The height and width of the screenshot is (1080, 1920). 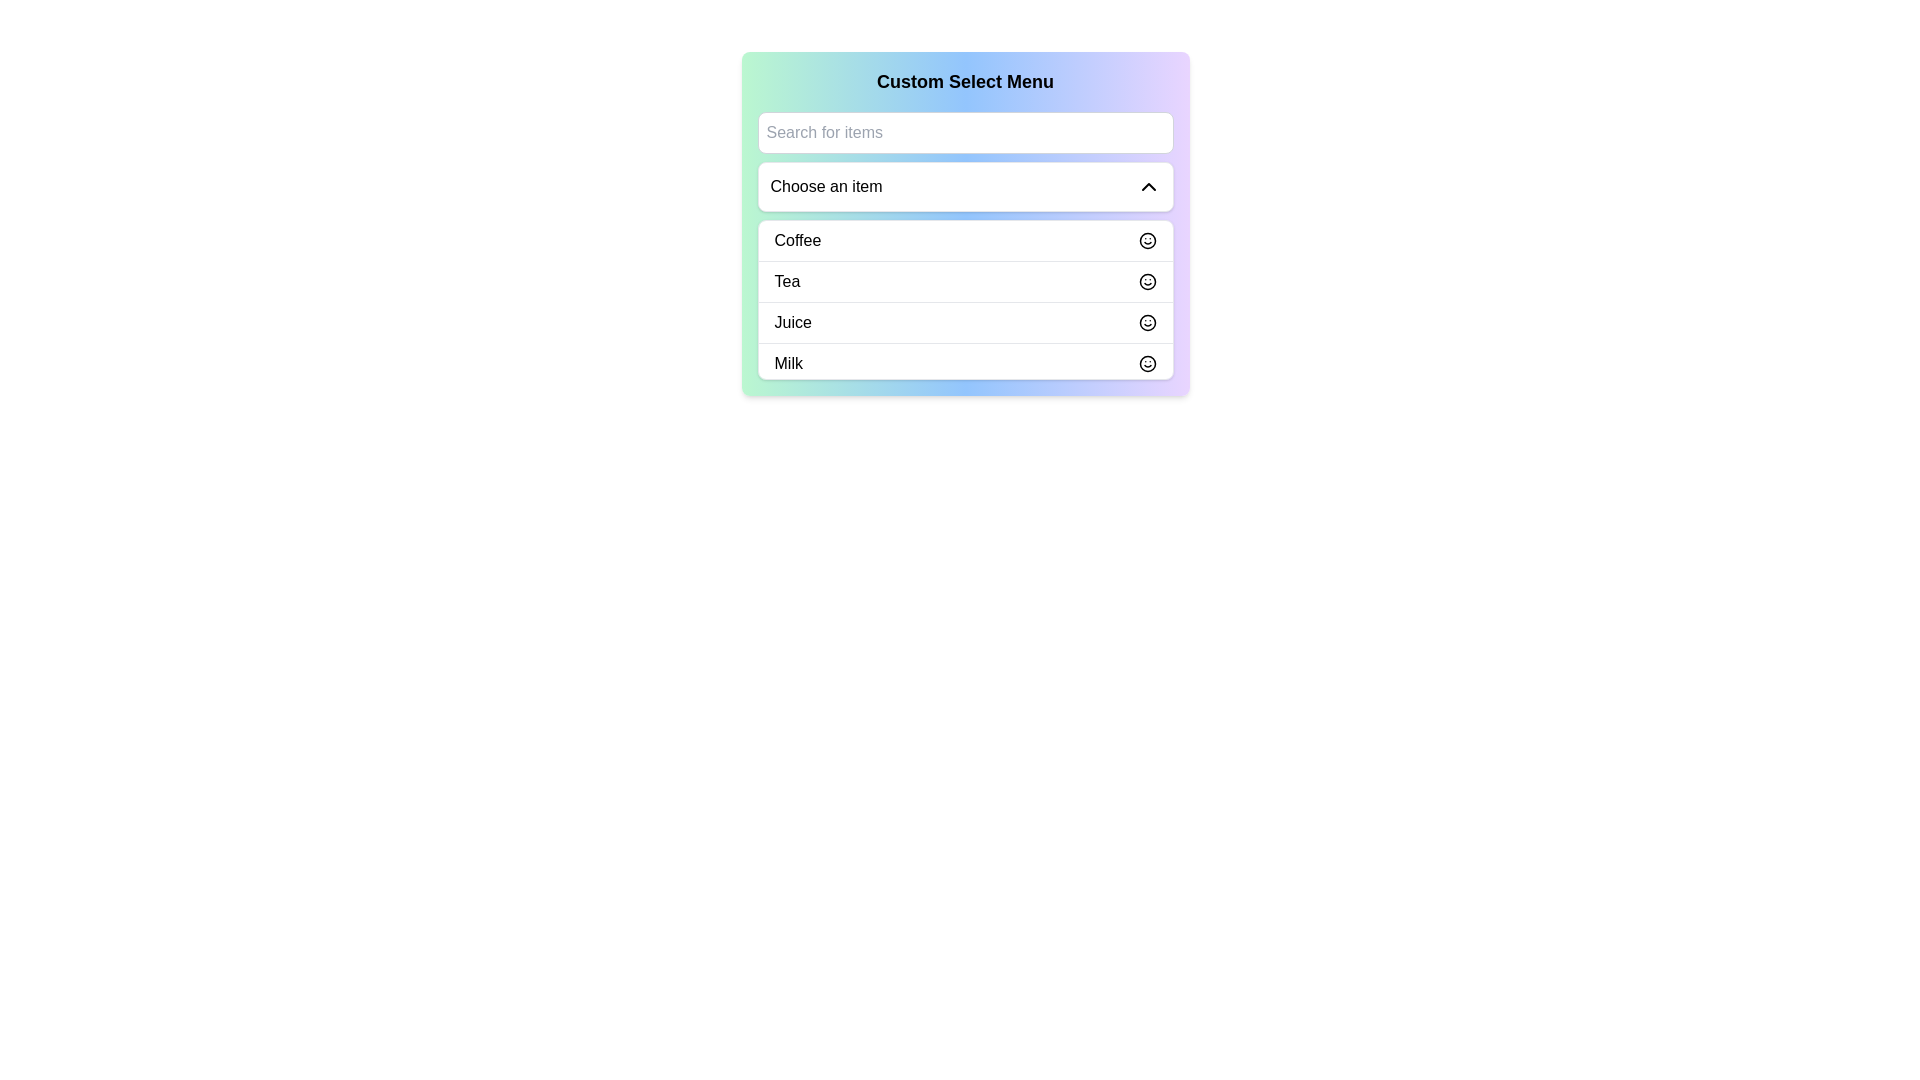 I want to click on the third selectable item in the 'Custom Select Menu', so click(x=965, y=321).